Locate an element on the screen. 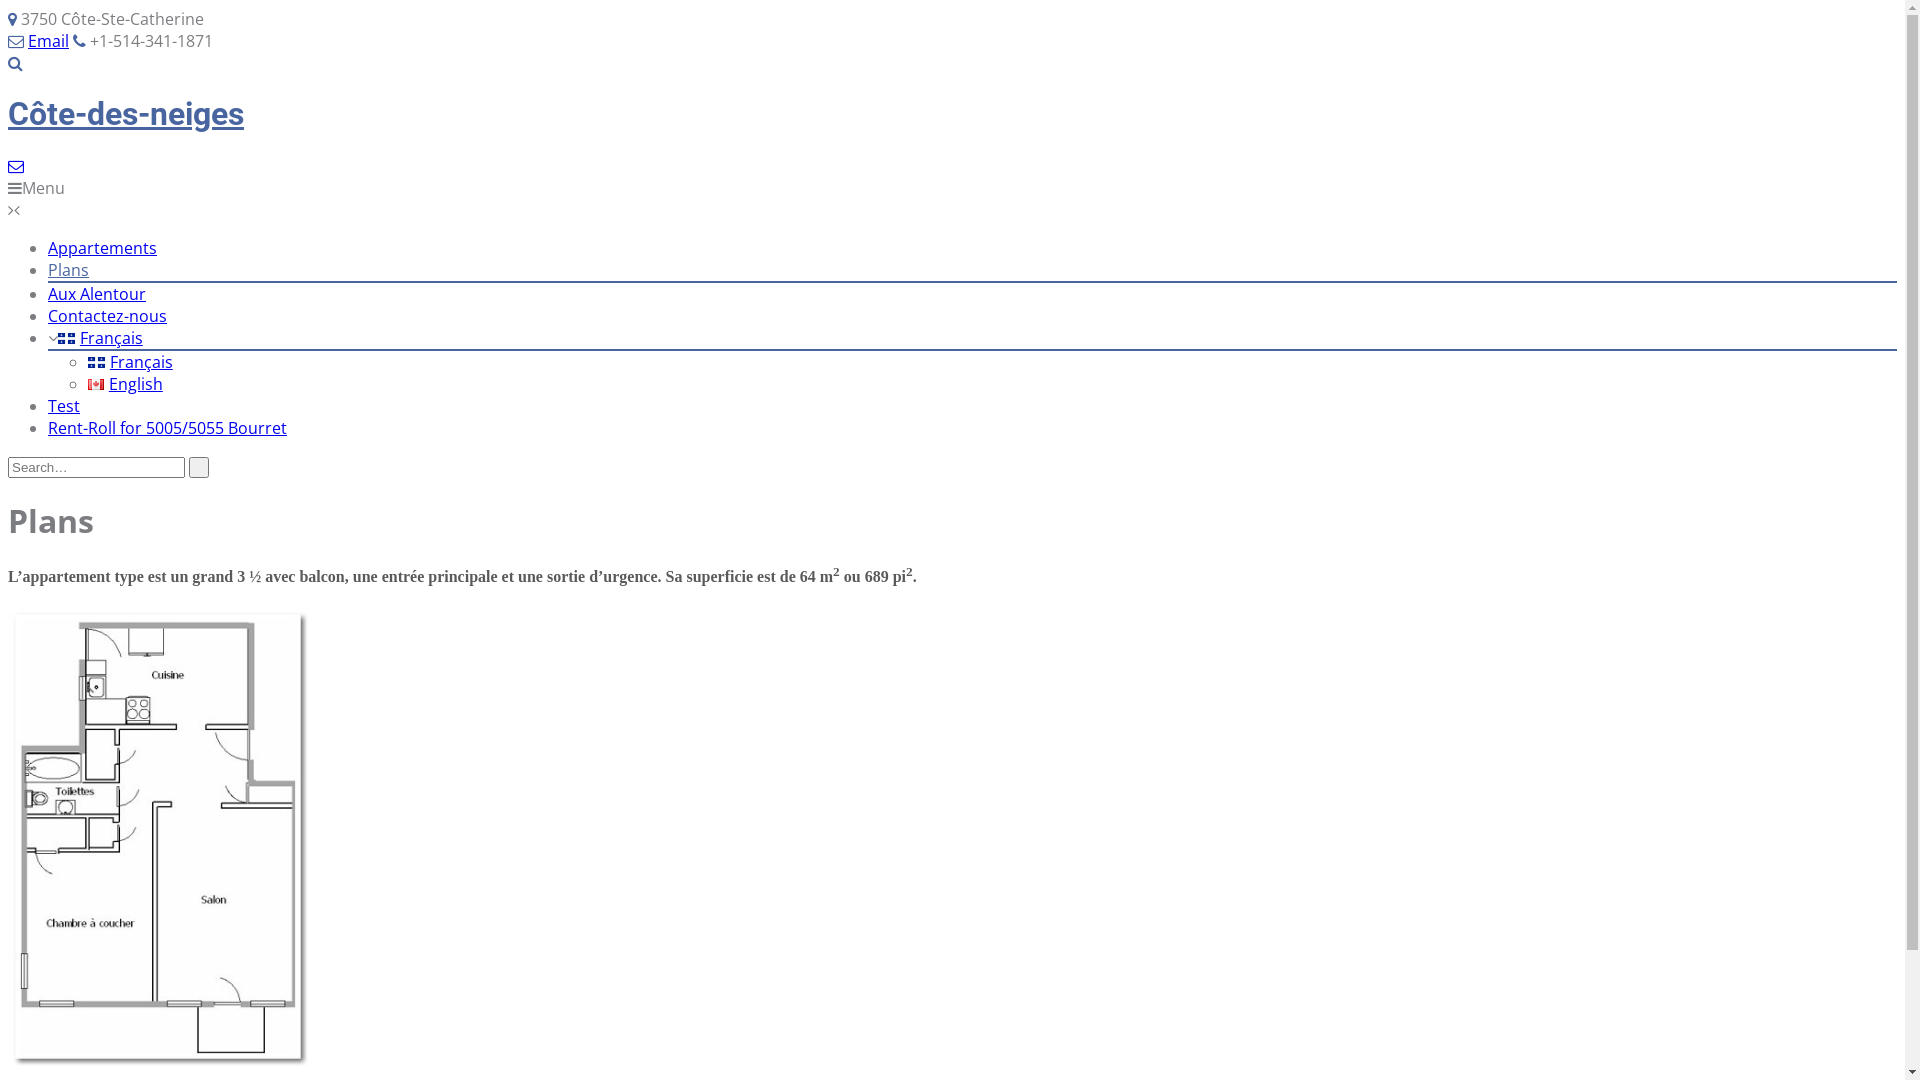 This screenshot has width=1920, height=1080. 'Aux Alentour' is located at coordinates (95, 293).